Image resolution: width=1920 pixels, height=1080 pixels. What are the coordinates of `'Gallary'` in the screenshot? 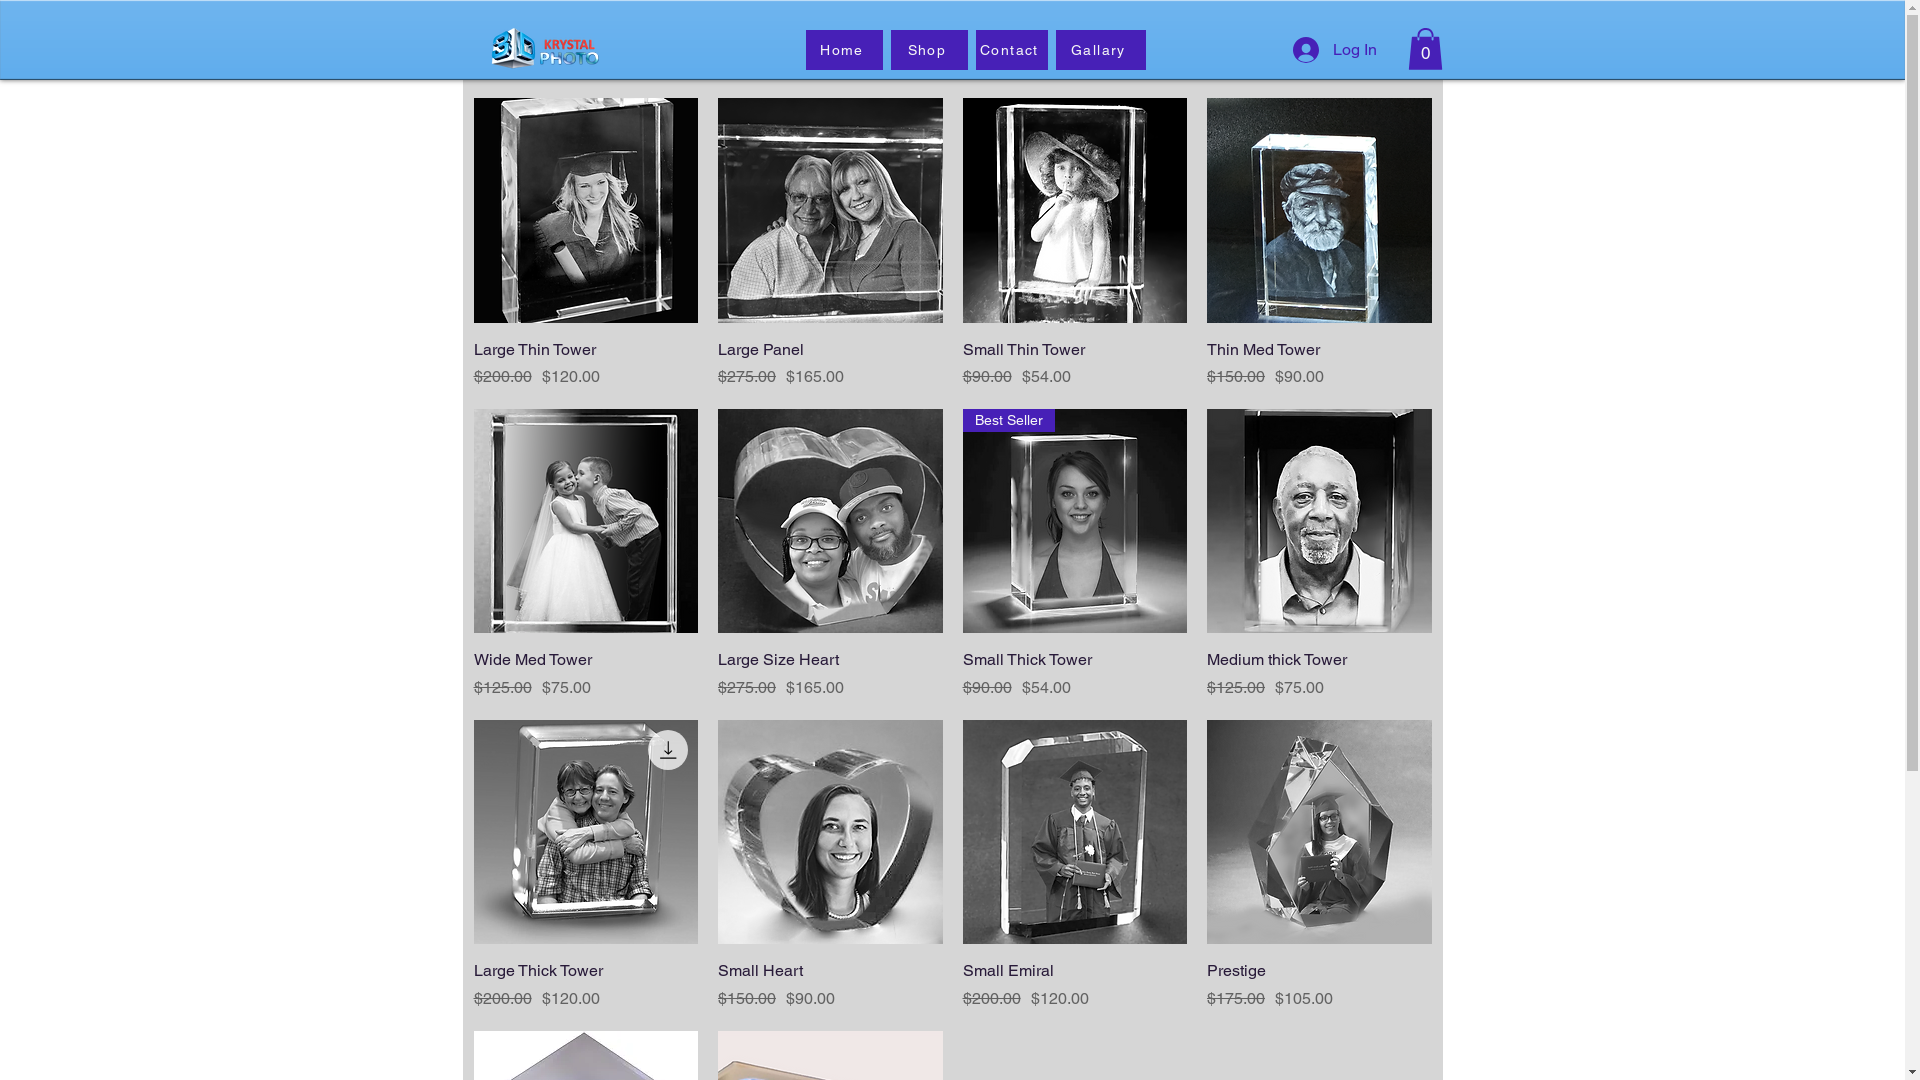 It's located at (1055, 49).